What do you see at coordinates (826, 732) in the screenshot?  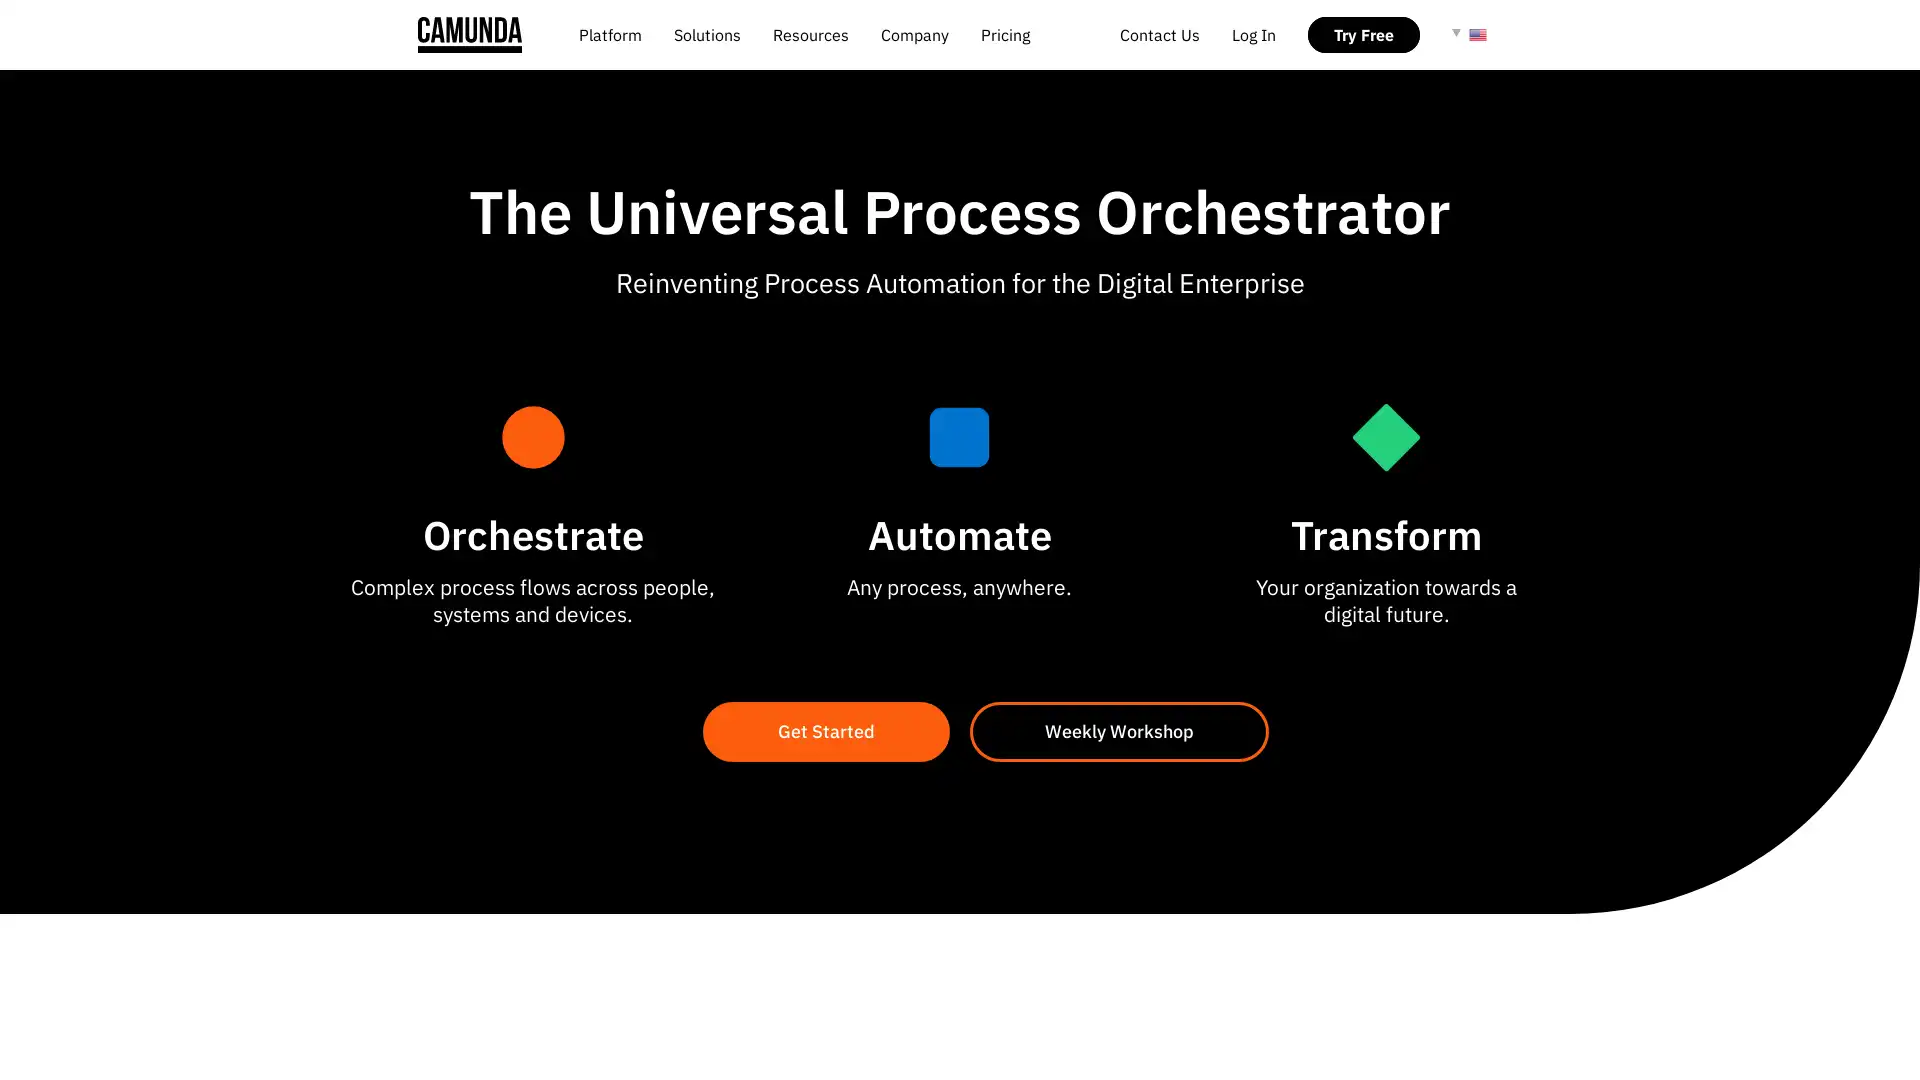 I see `Get Started` at bounding box center [826, 732].